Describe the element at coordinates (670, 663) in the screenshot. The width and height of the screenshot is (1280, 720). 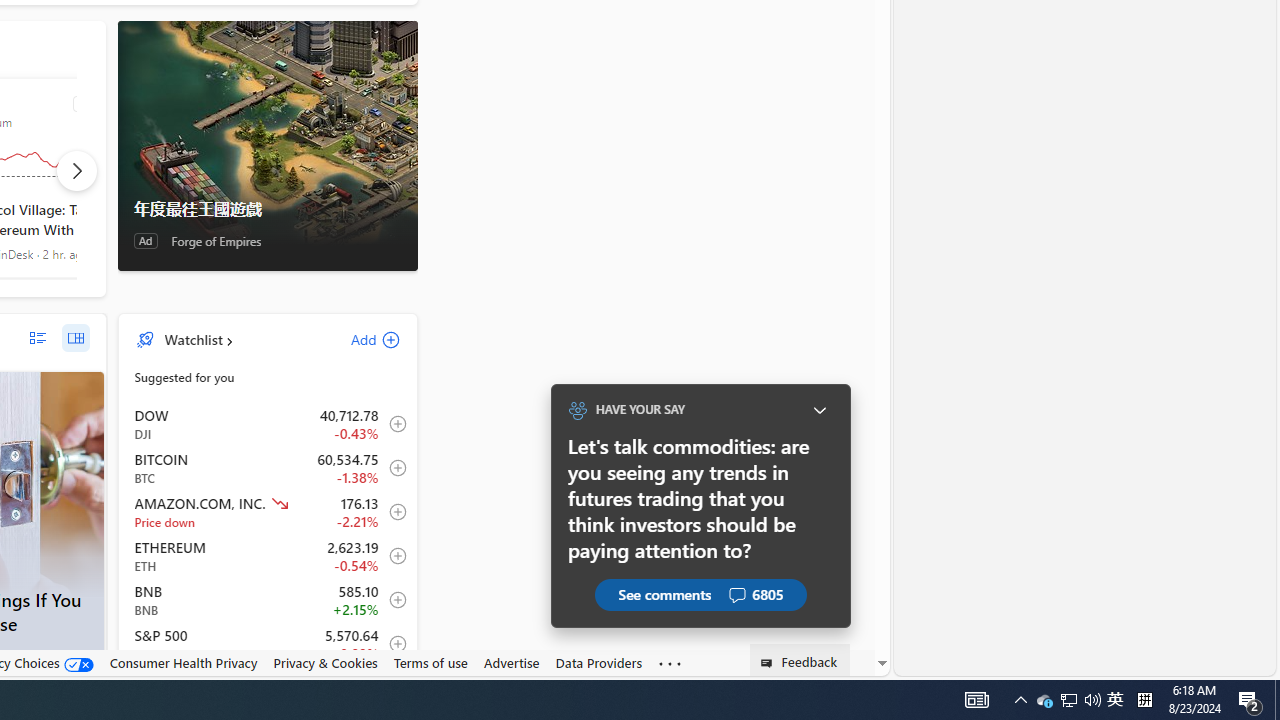
I see `'Class: oneFooter_seeMore-DS-EntryPoint1-1'` at that location.